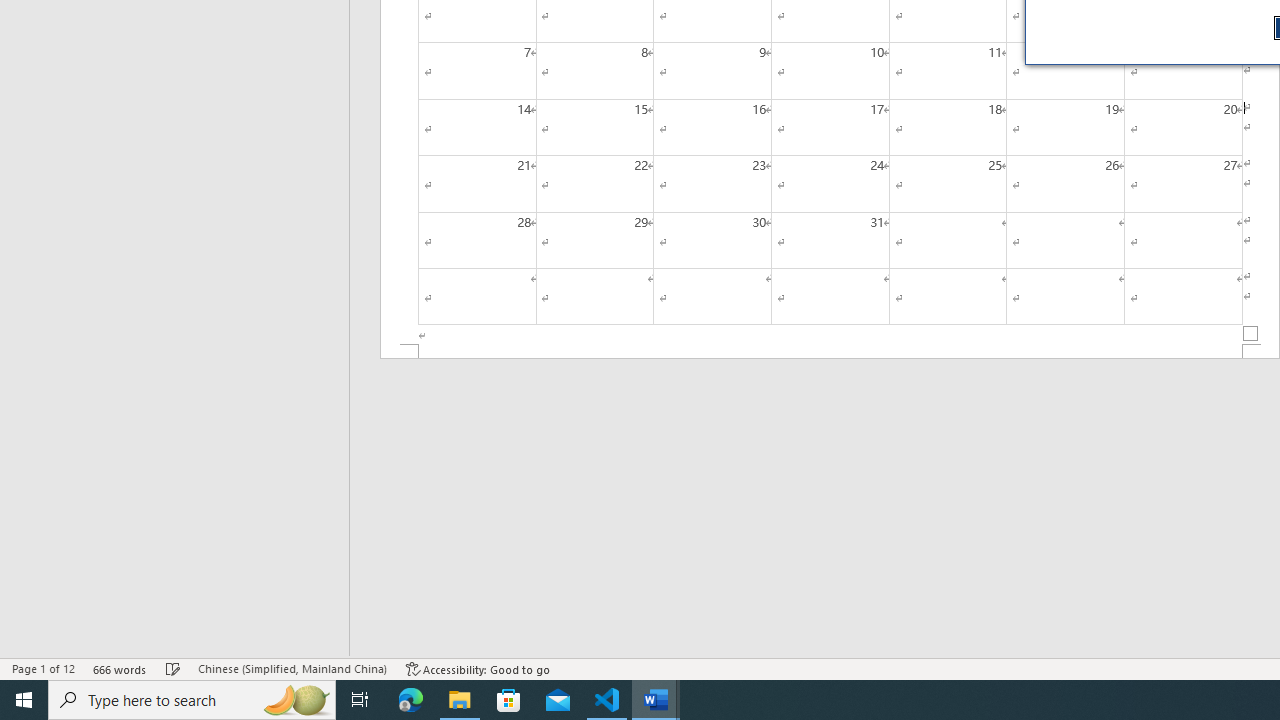 The image size is (1280, 720). What do you see at coordinates (410, 698) in the screenshot?
I see `'Microsoft Edge'` at bounding box center [410, 698].